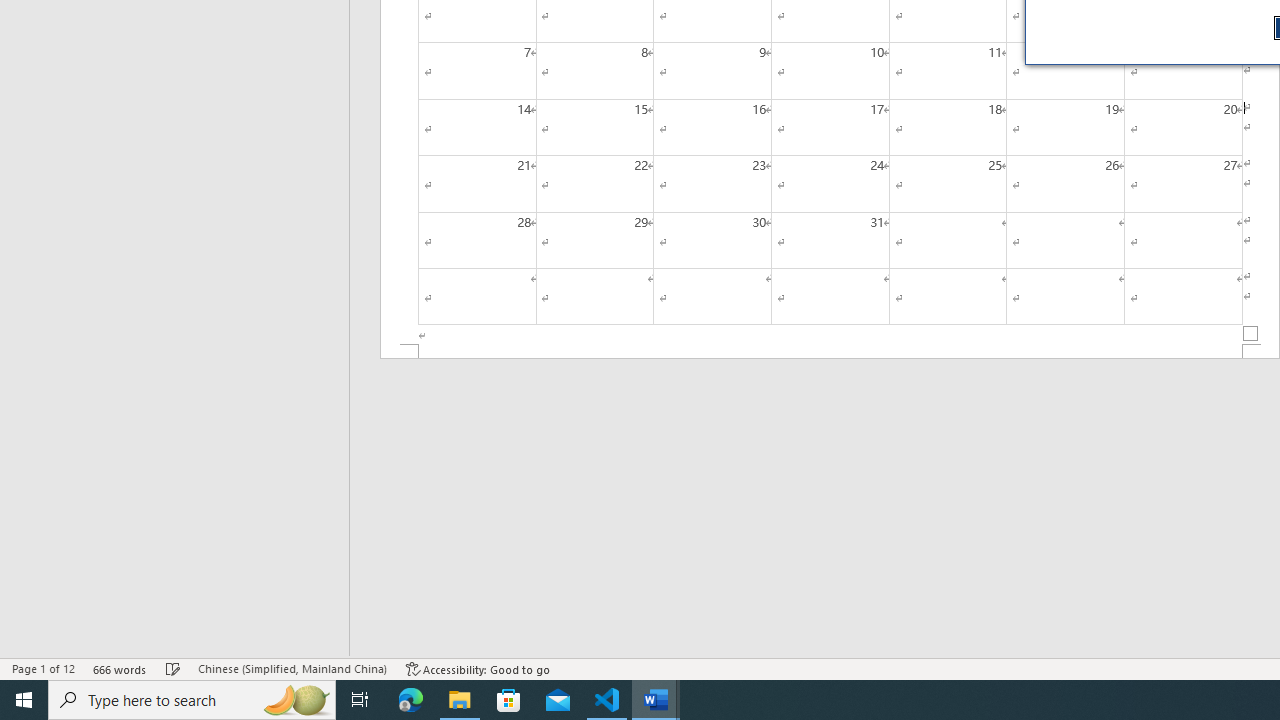 The image size is (1280, 720). What do you see at coordinates (410, 698) in the screenshot?
I see `'Microsoft Edge'` at bounding box center [410, 698].